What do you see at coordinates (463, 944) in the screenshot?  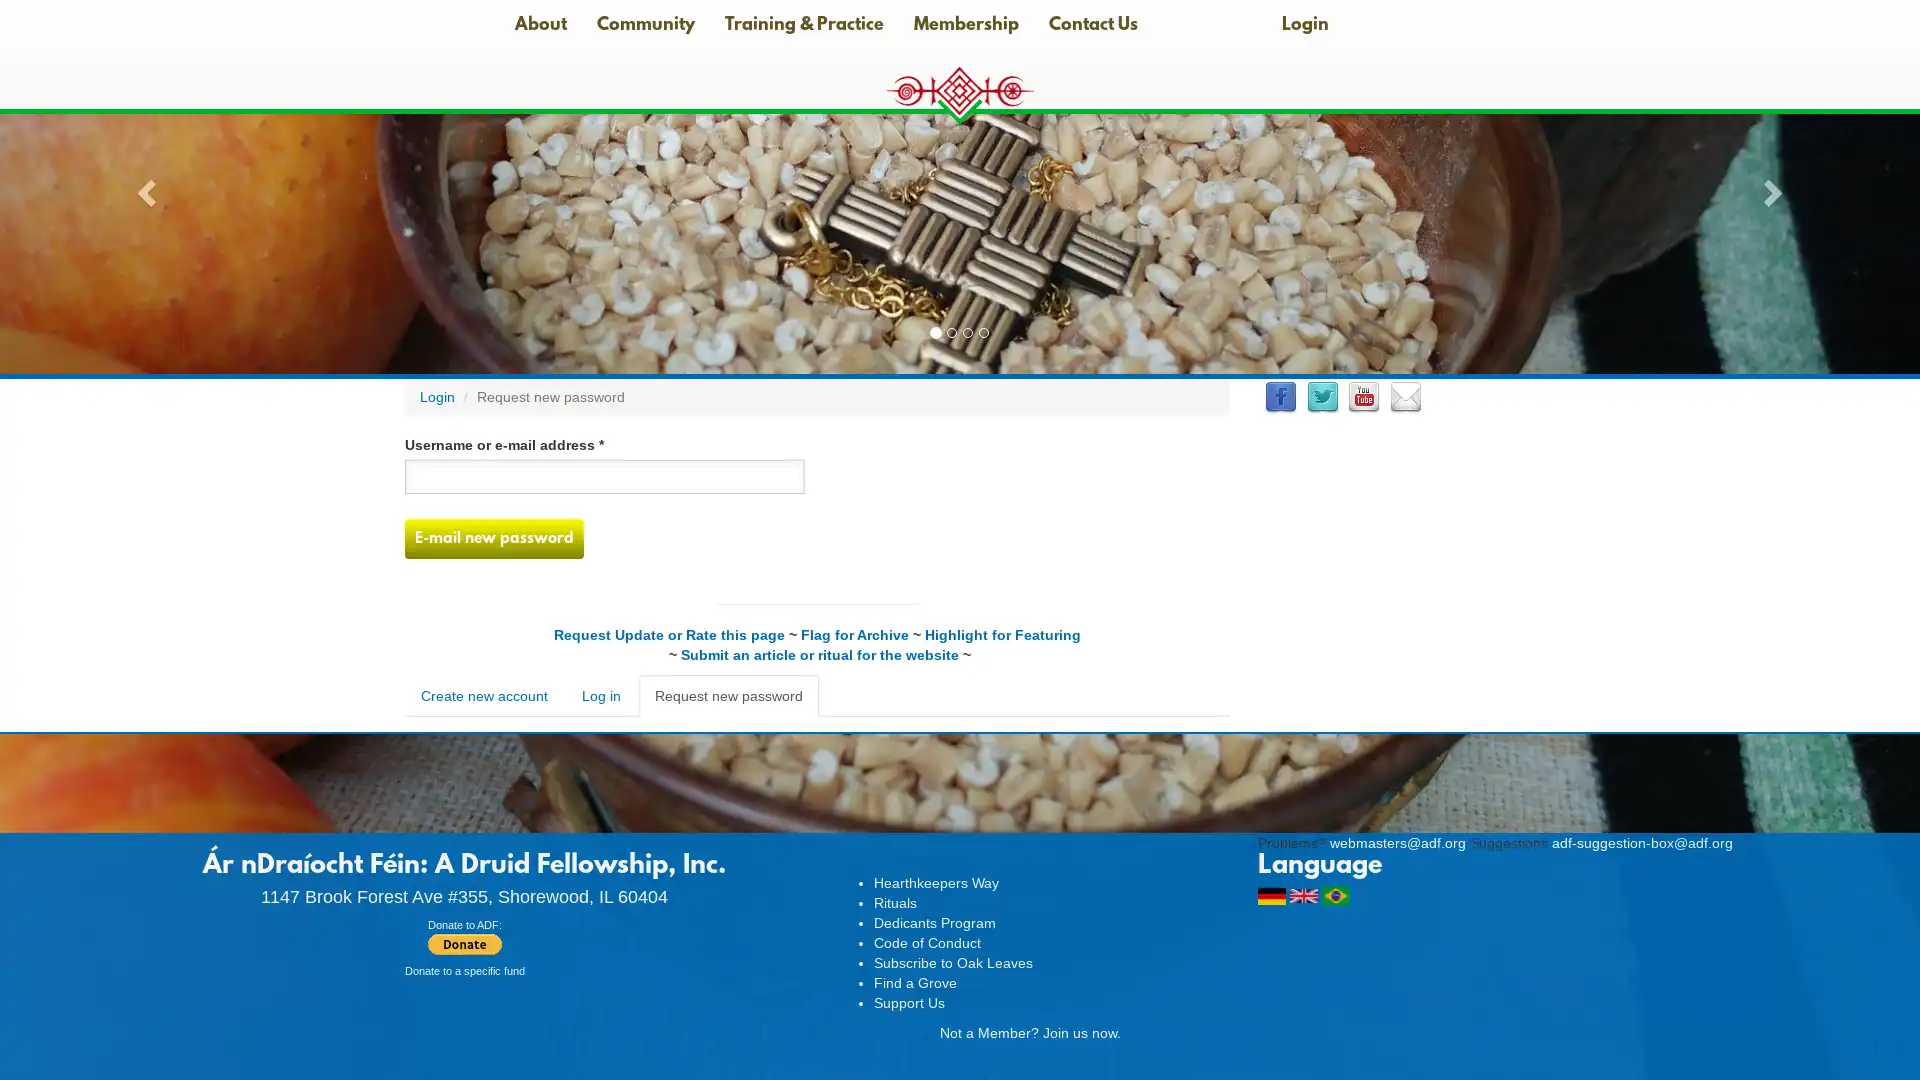 I see `Donate with PayPal button` at bounding box center [463, 944].